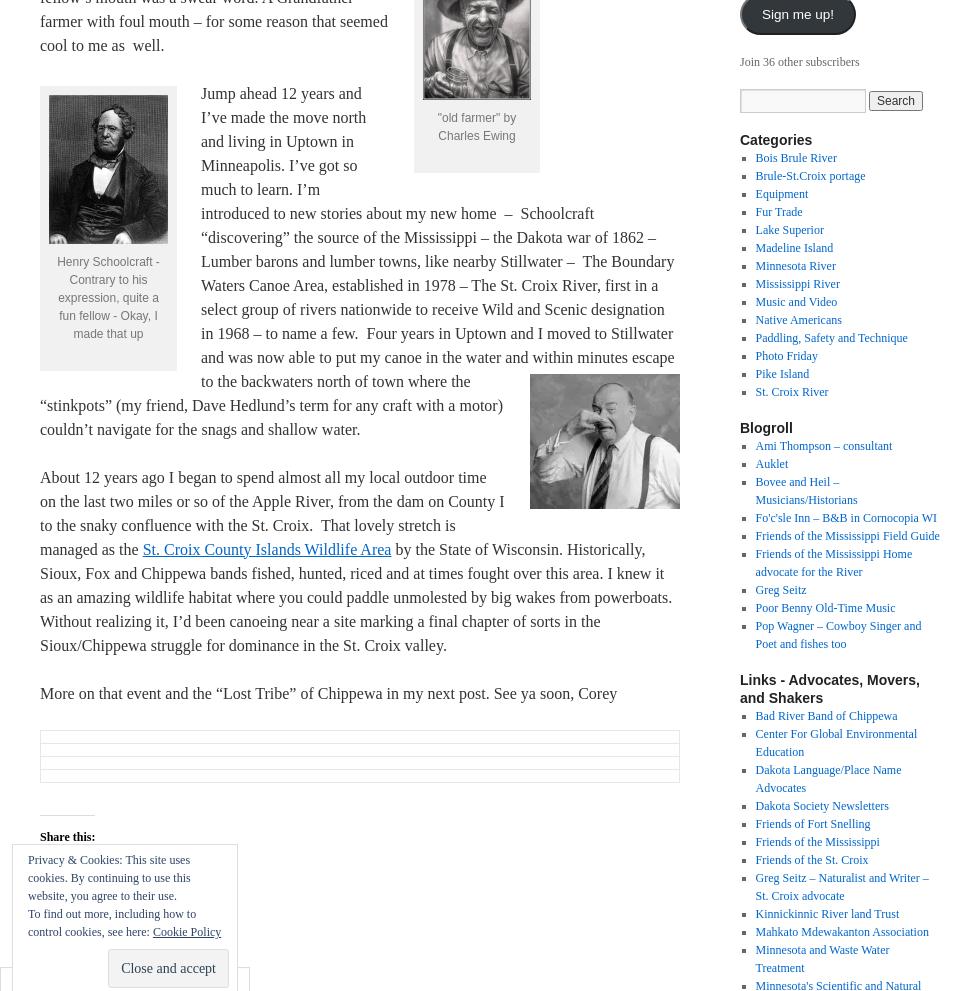  I want to click on 'Links - Advocates, Movers, and Shakers', so click(829, 689).